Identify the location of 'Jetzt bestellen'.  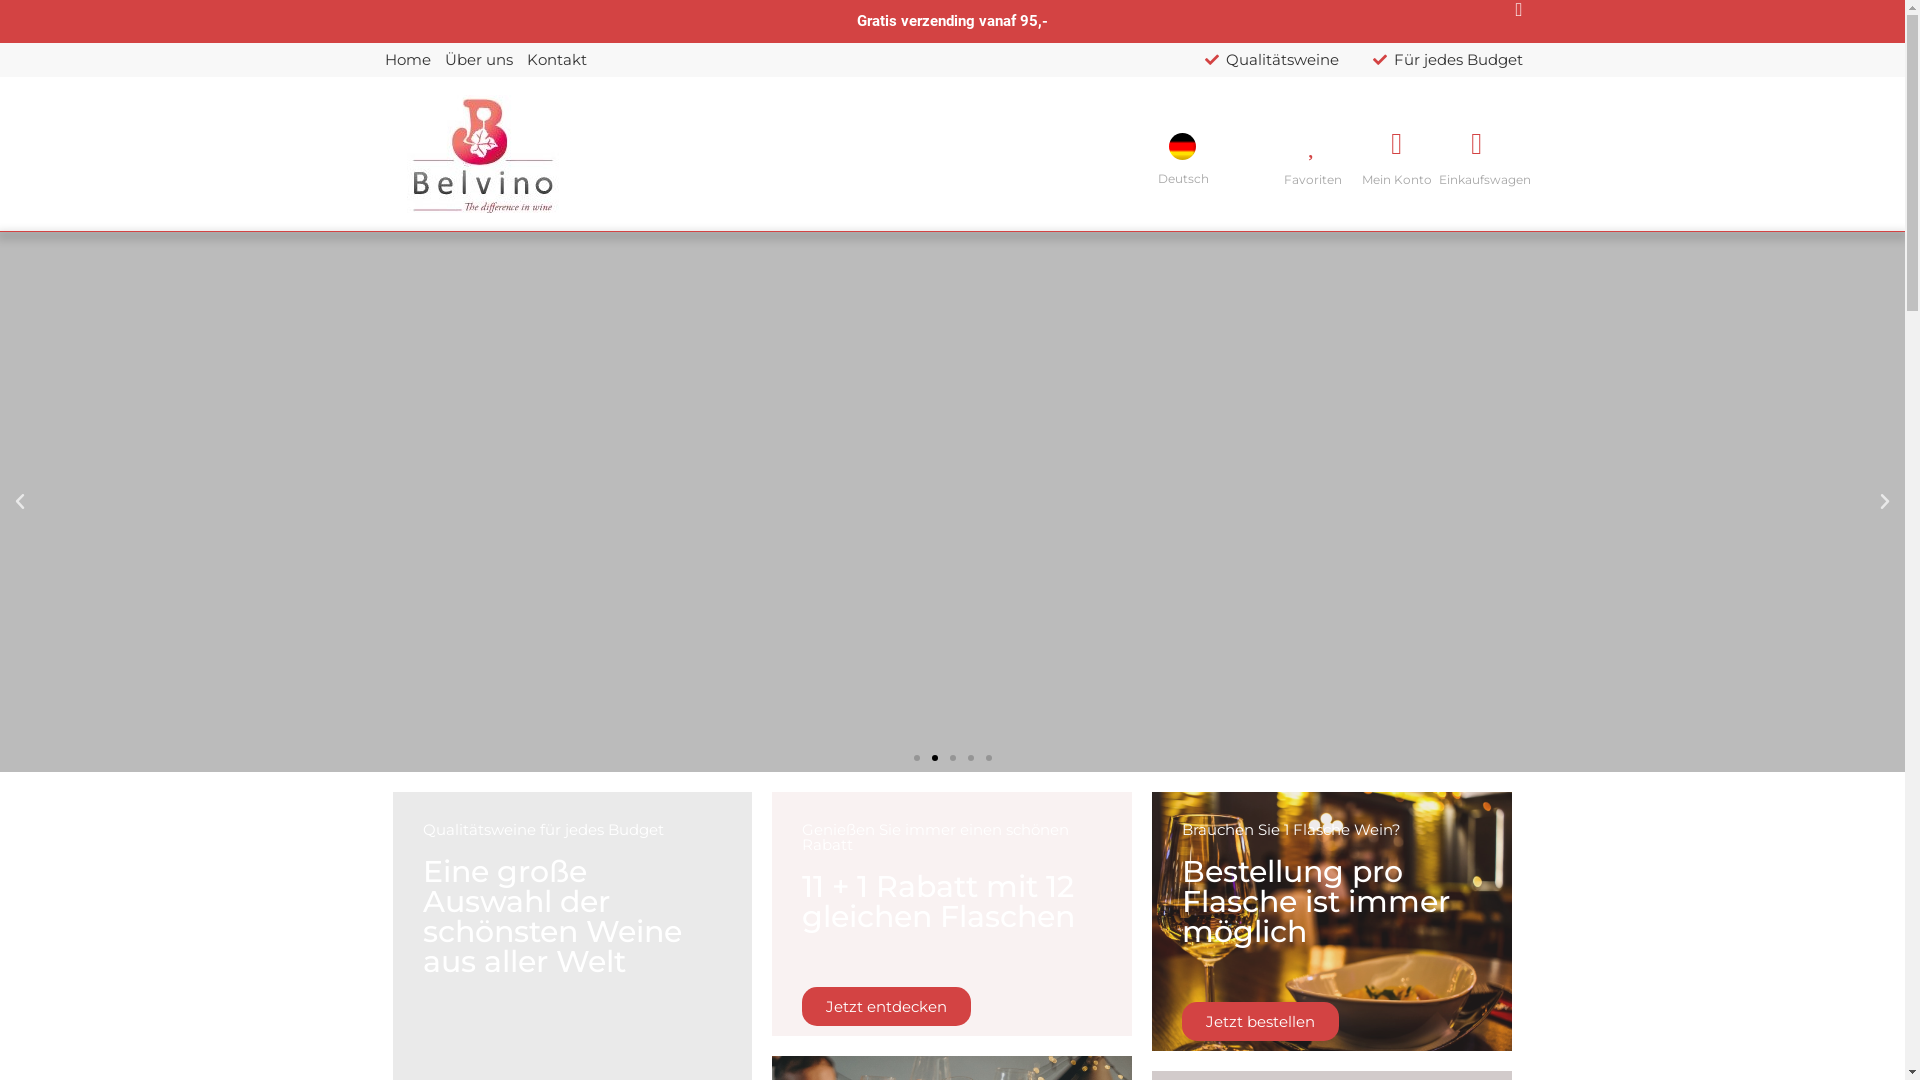
(1259, 1021).